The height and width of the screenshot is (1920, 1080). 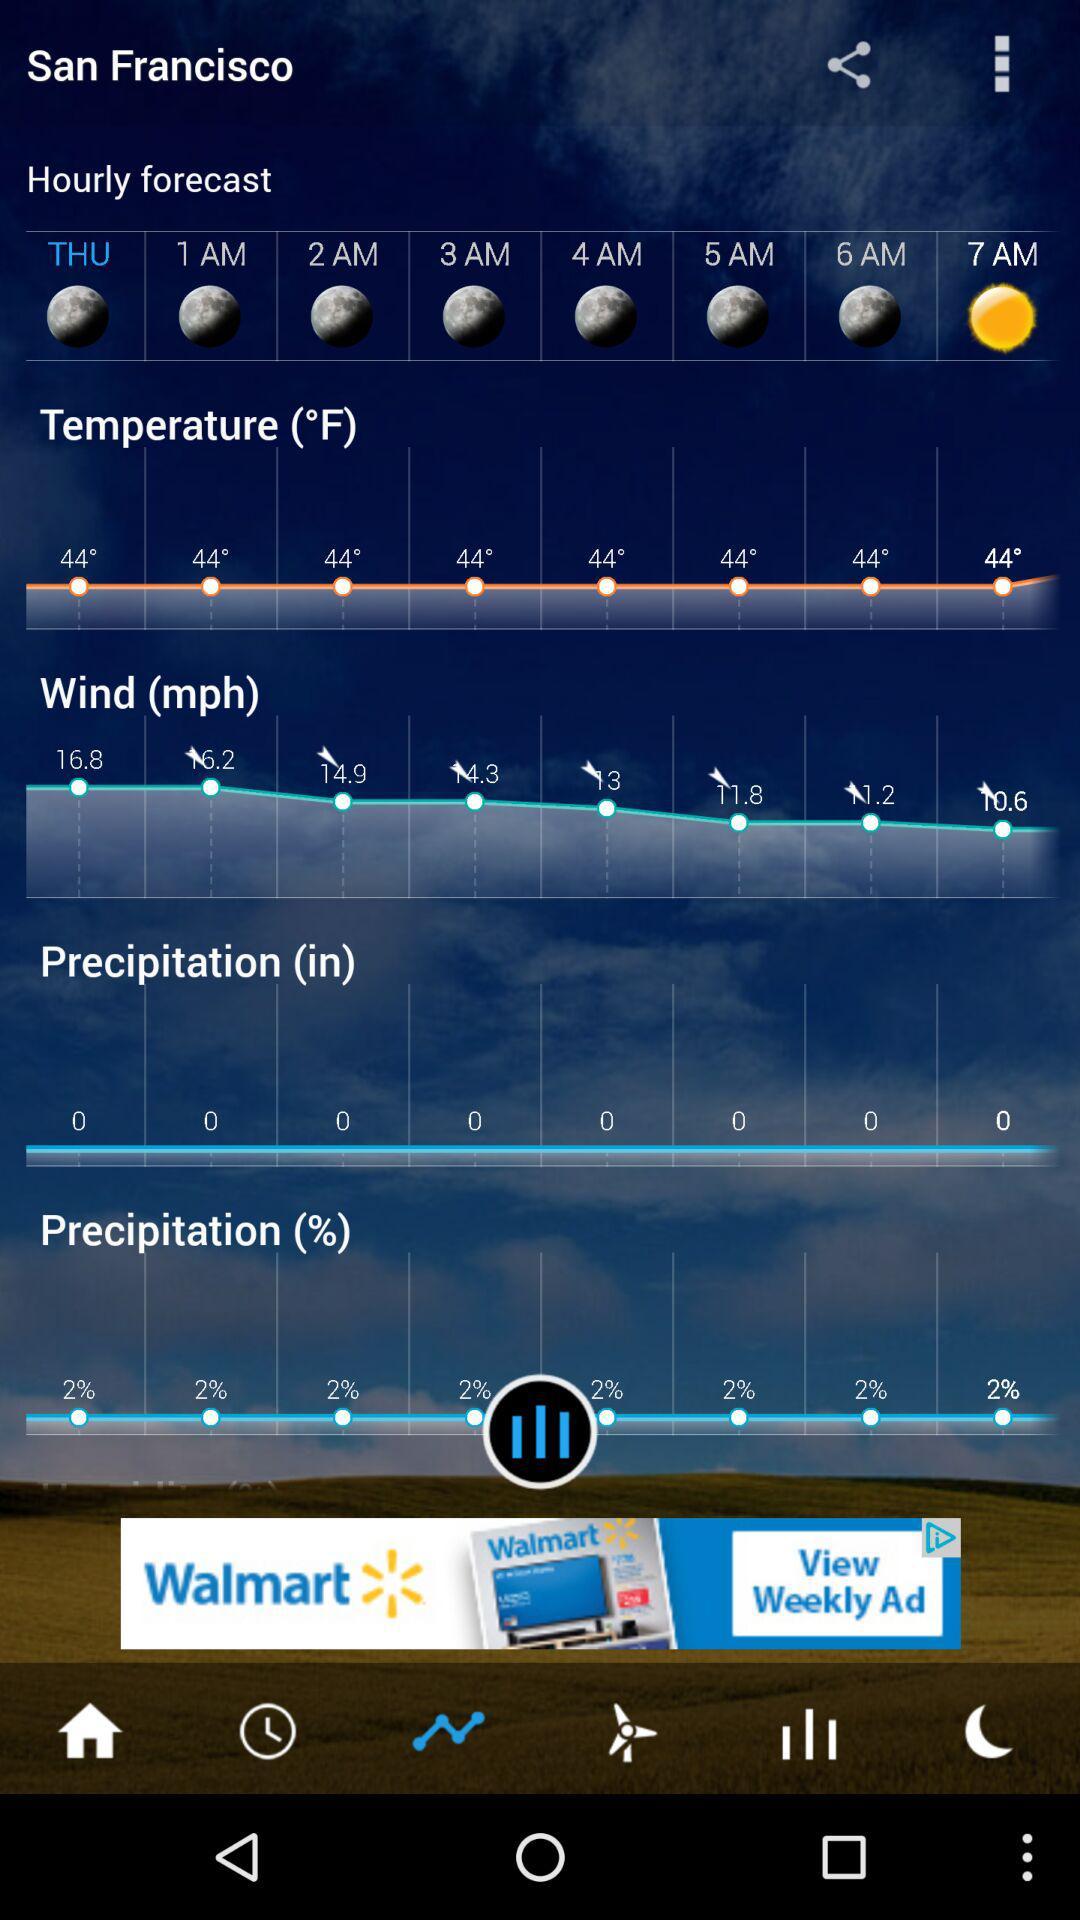 I want to click on advertising partner, so click(x=540, y=1582).